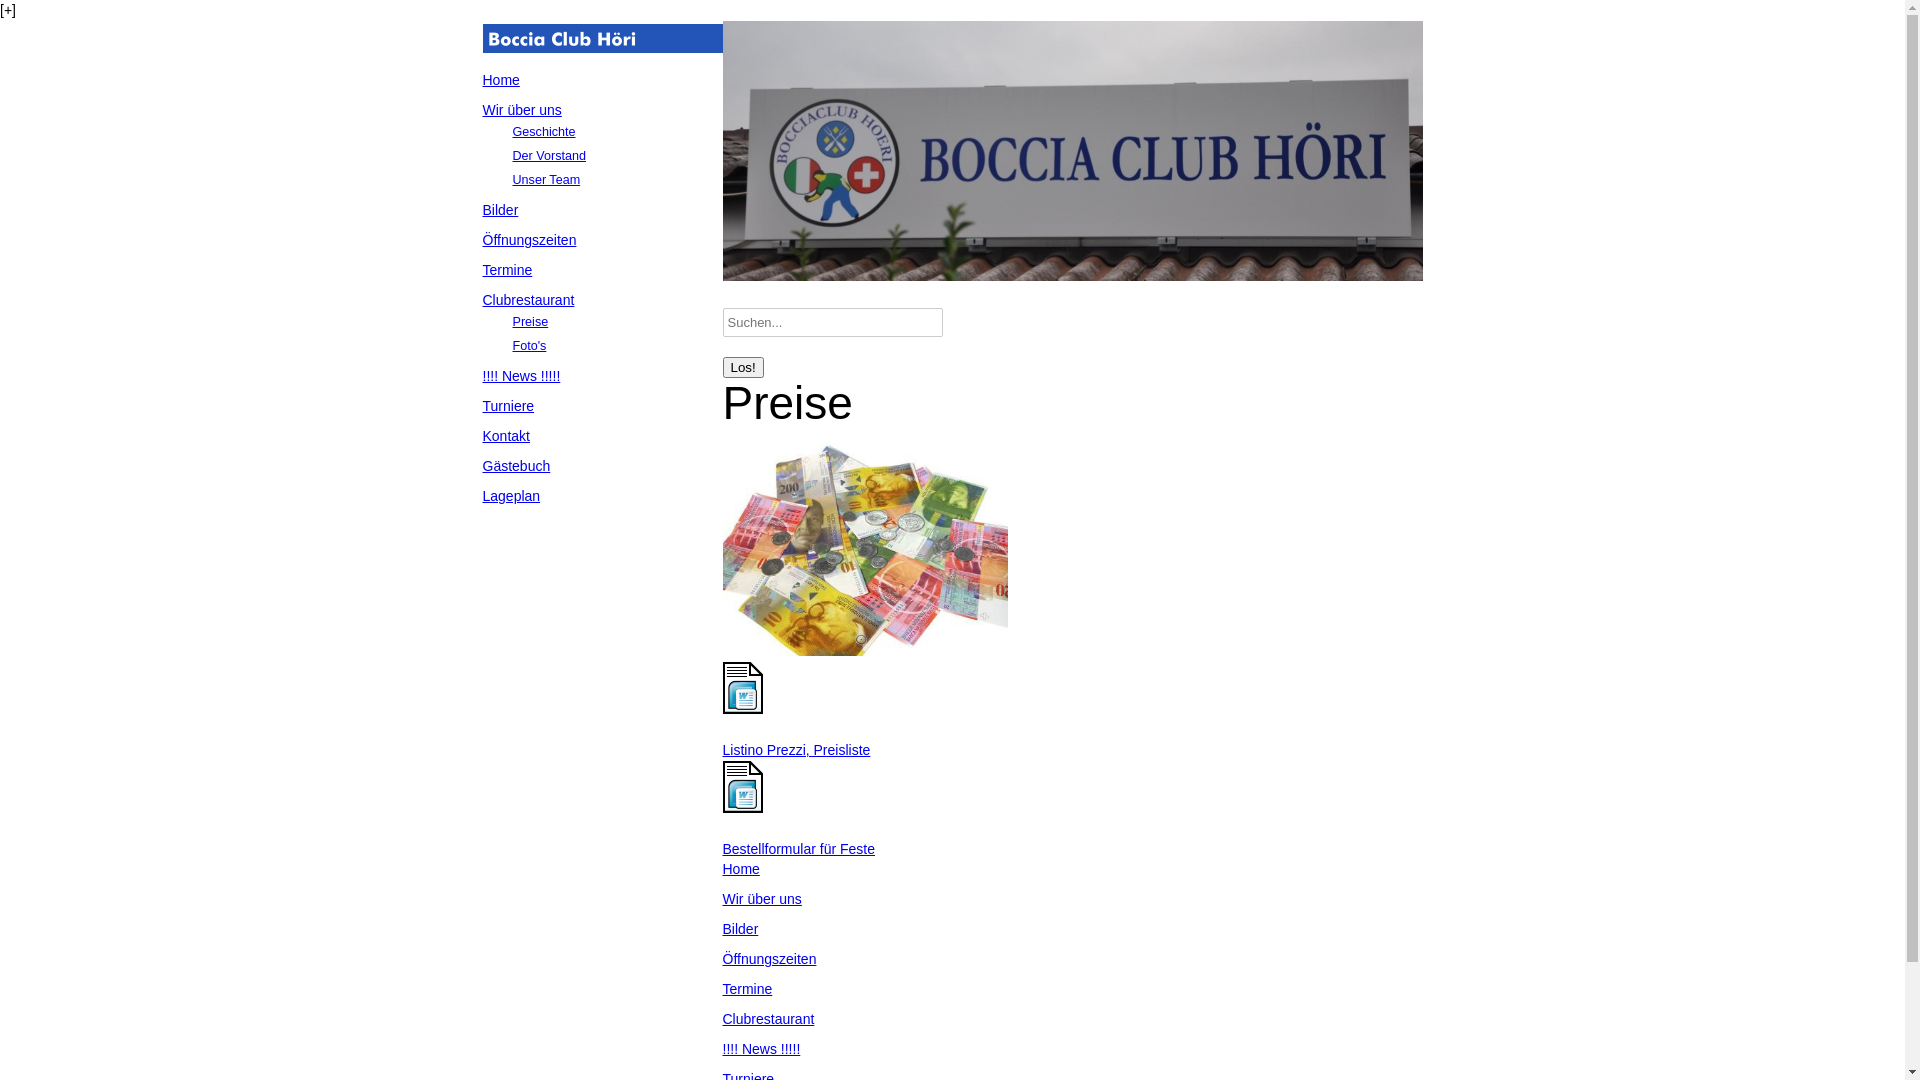 This screenshot has width=1920, height=1080. I want to click on 'Lageplan', so click(510, 495).